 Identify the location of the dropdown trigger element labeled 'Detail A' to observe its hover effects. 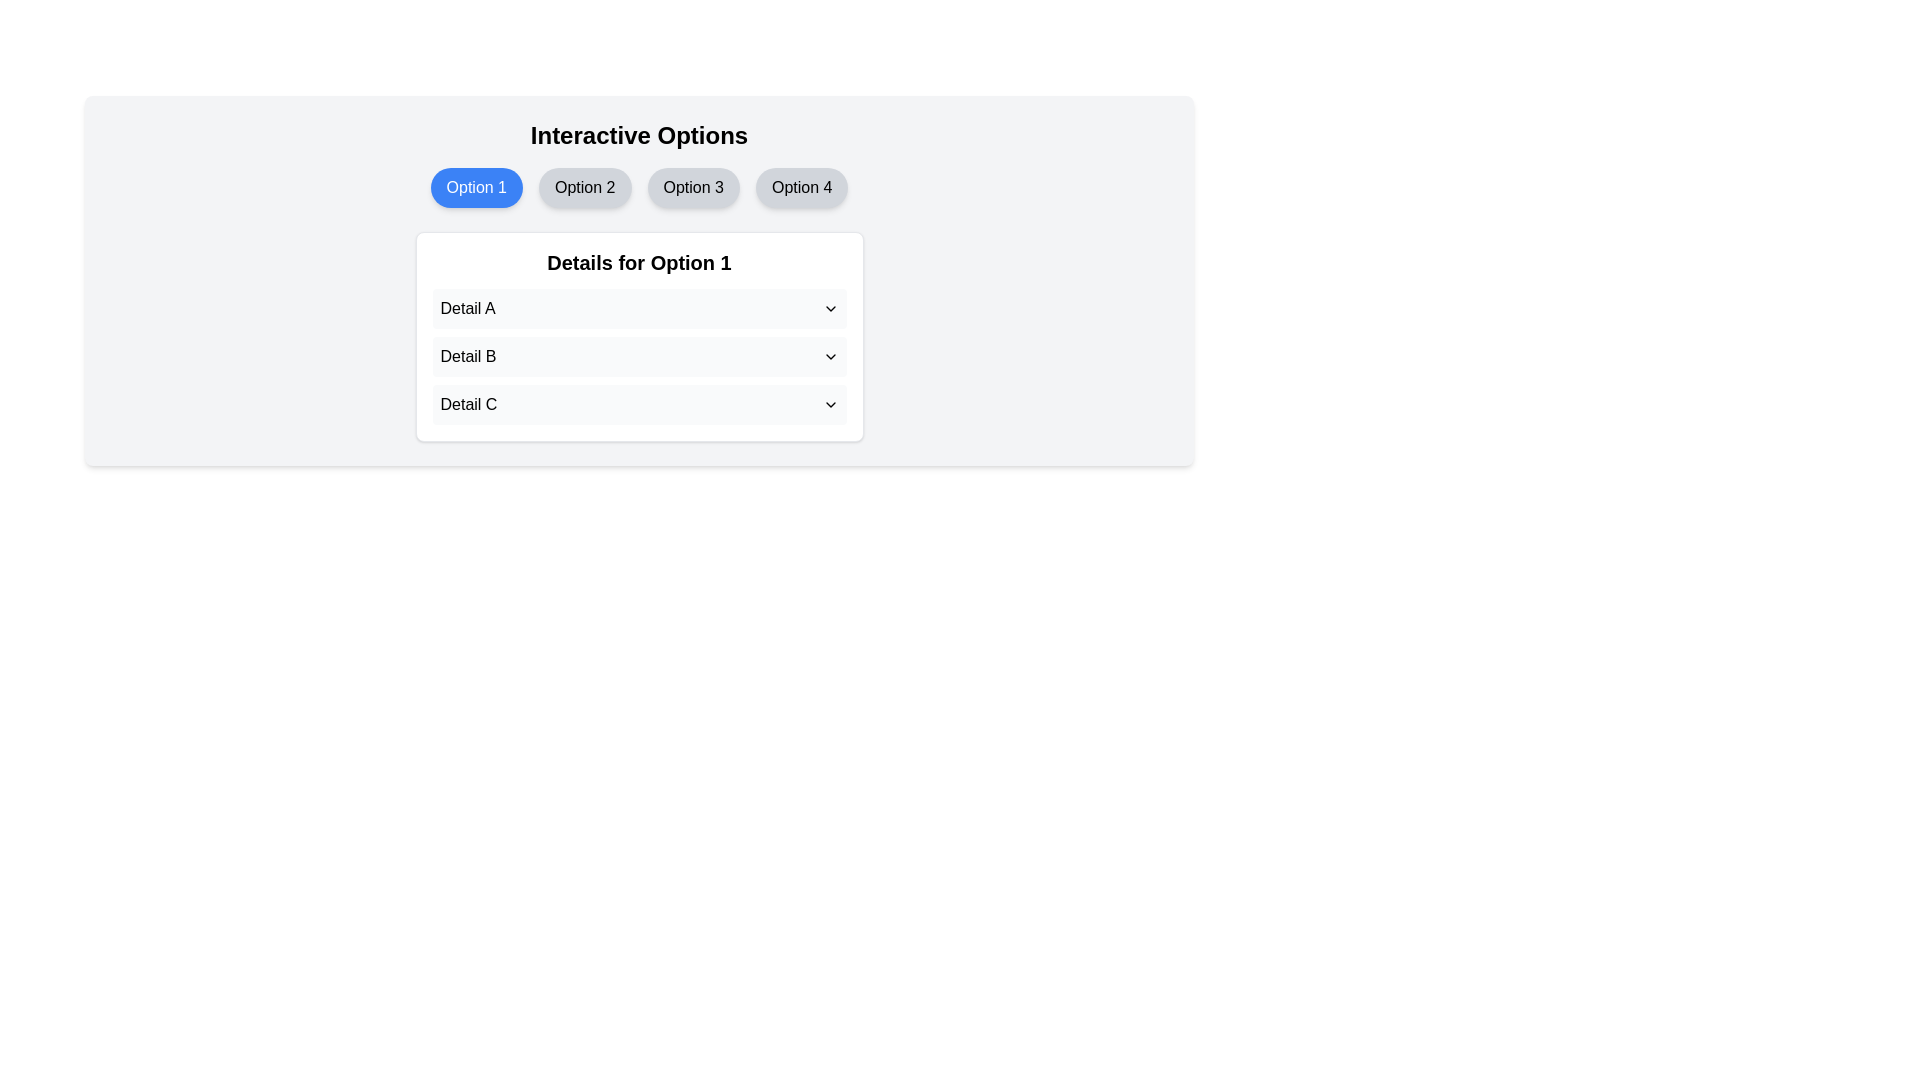
(638, 308).